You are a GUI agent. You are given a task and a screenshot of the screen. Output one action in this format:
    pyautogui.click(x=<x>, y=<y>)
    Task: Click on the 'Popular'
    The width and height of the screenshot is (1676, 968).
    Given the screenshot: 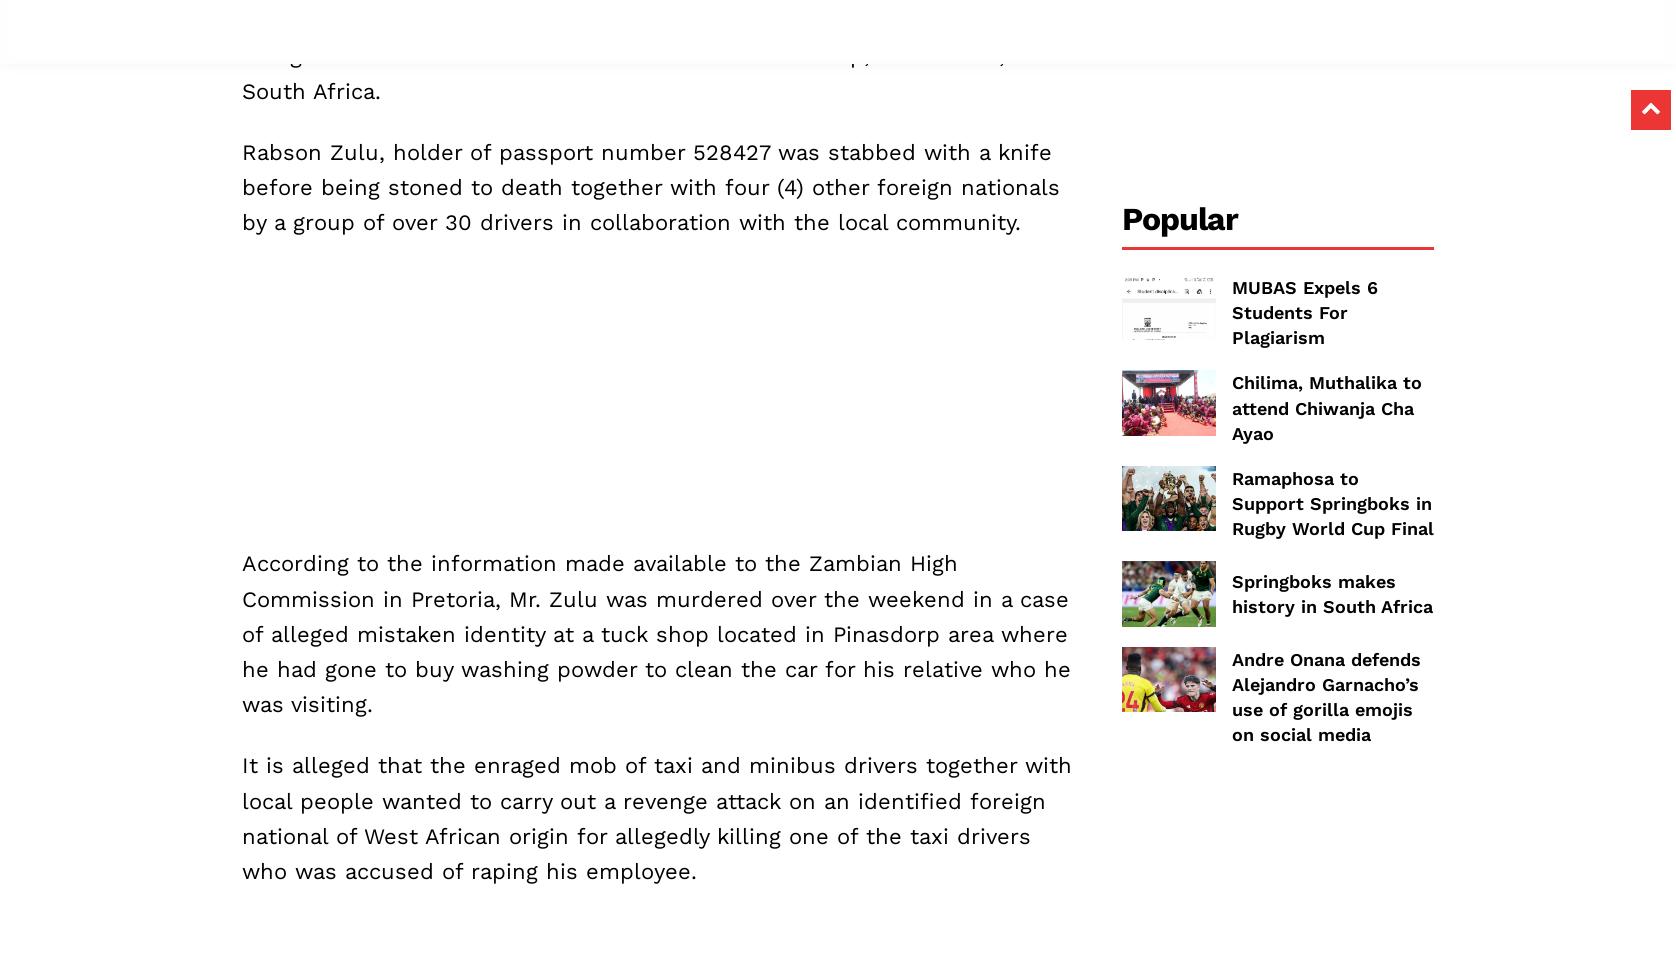 What is the action you would take?
    pyautogui.click(x=1179, y=216)
    